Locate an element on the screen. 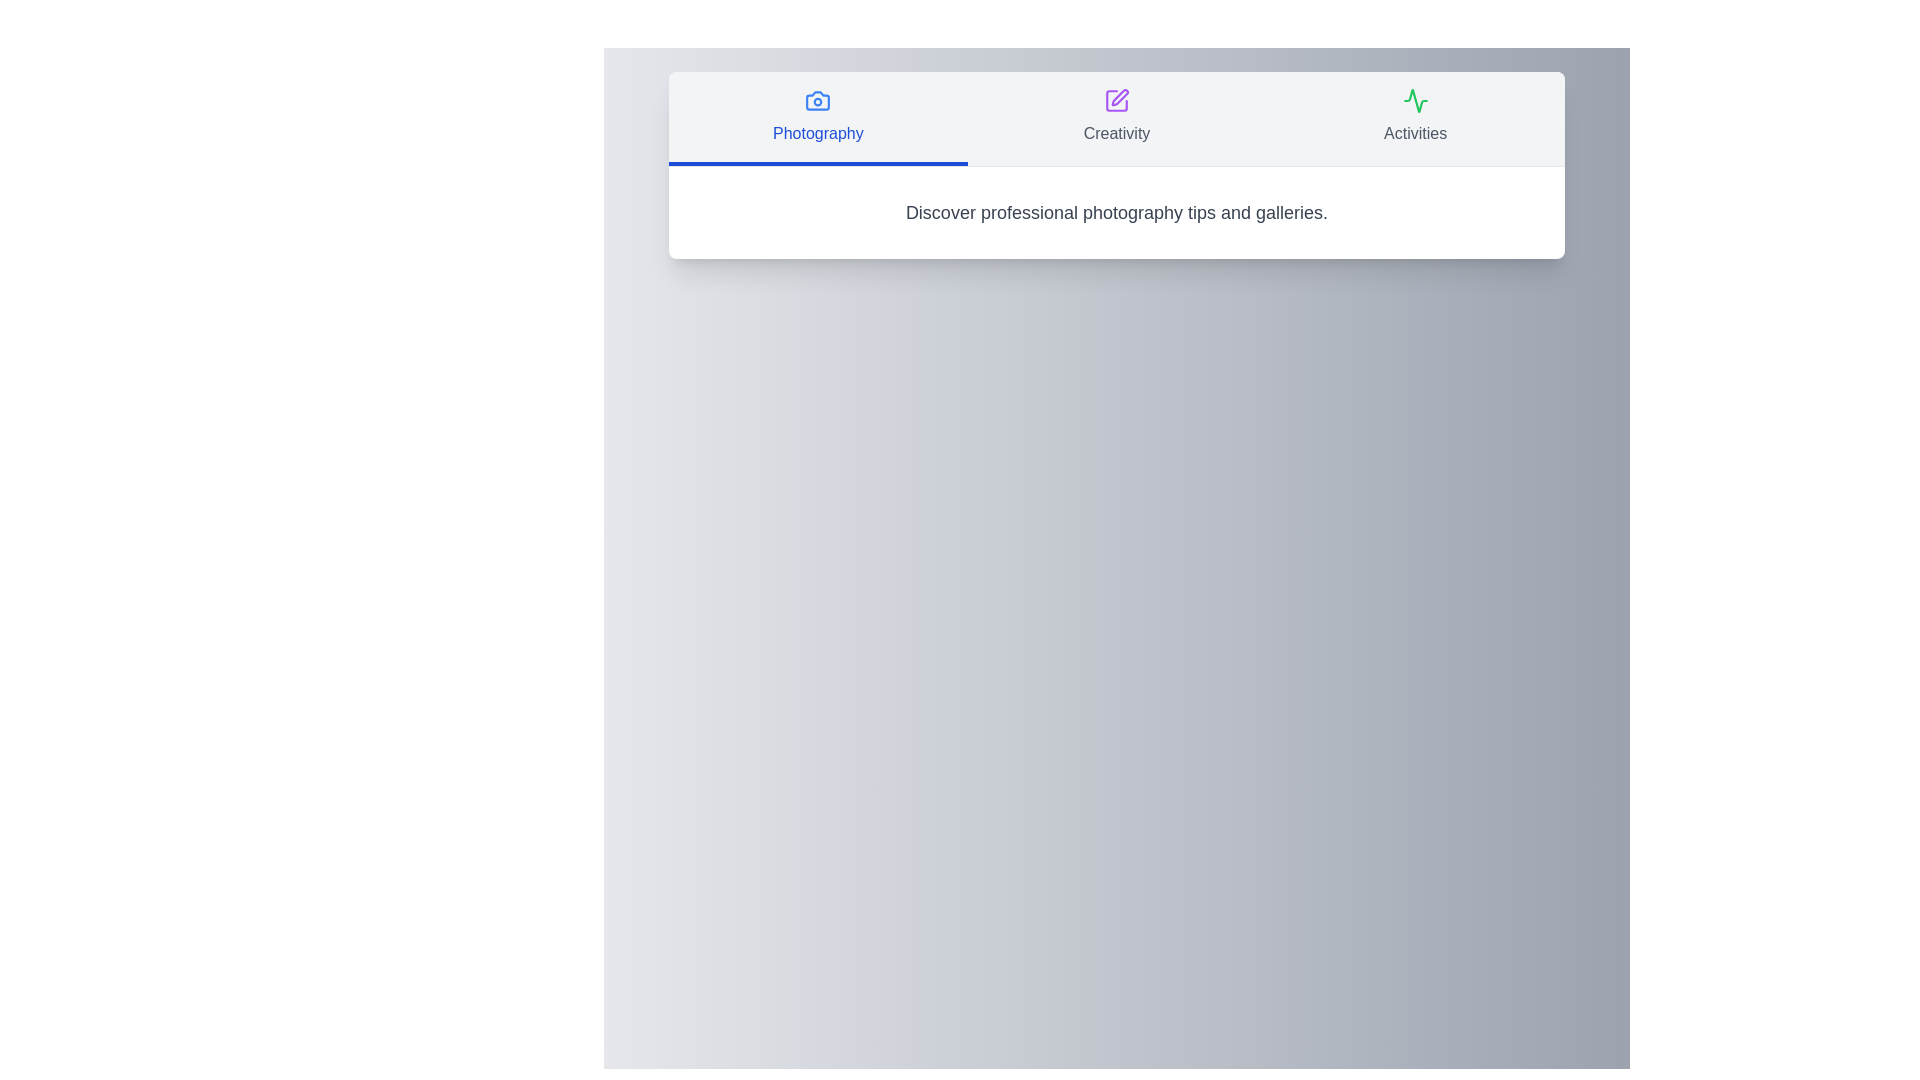 The width and height of the screenshot is (1920, 1080). the Activities tab to display its content is located at coordinates (1415, 119).